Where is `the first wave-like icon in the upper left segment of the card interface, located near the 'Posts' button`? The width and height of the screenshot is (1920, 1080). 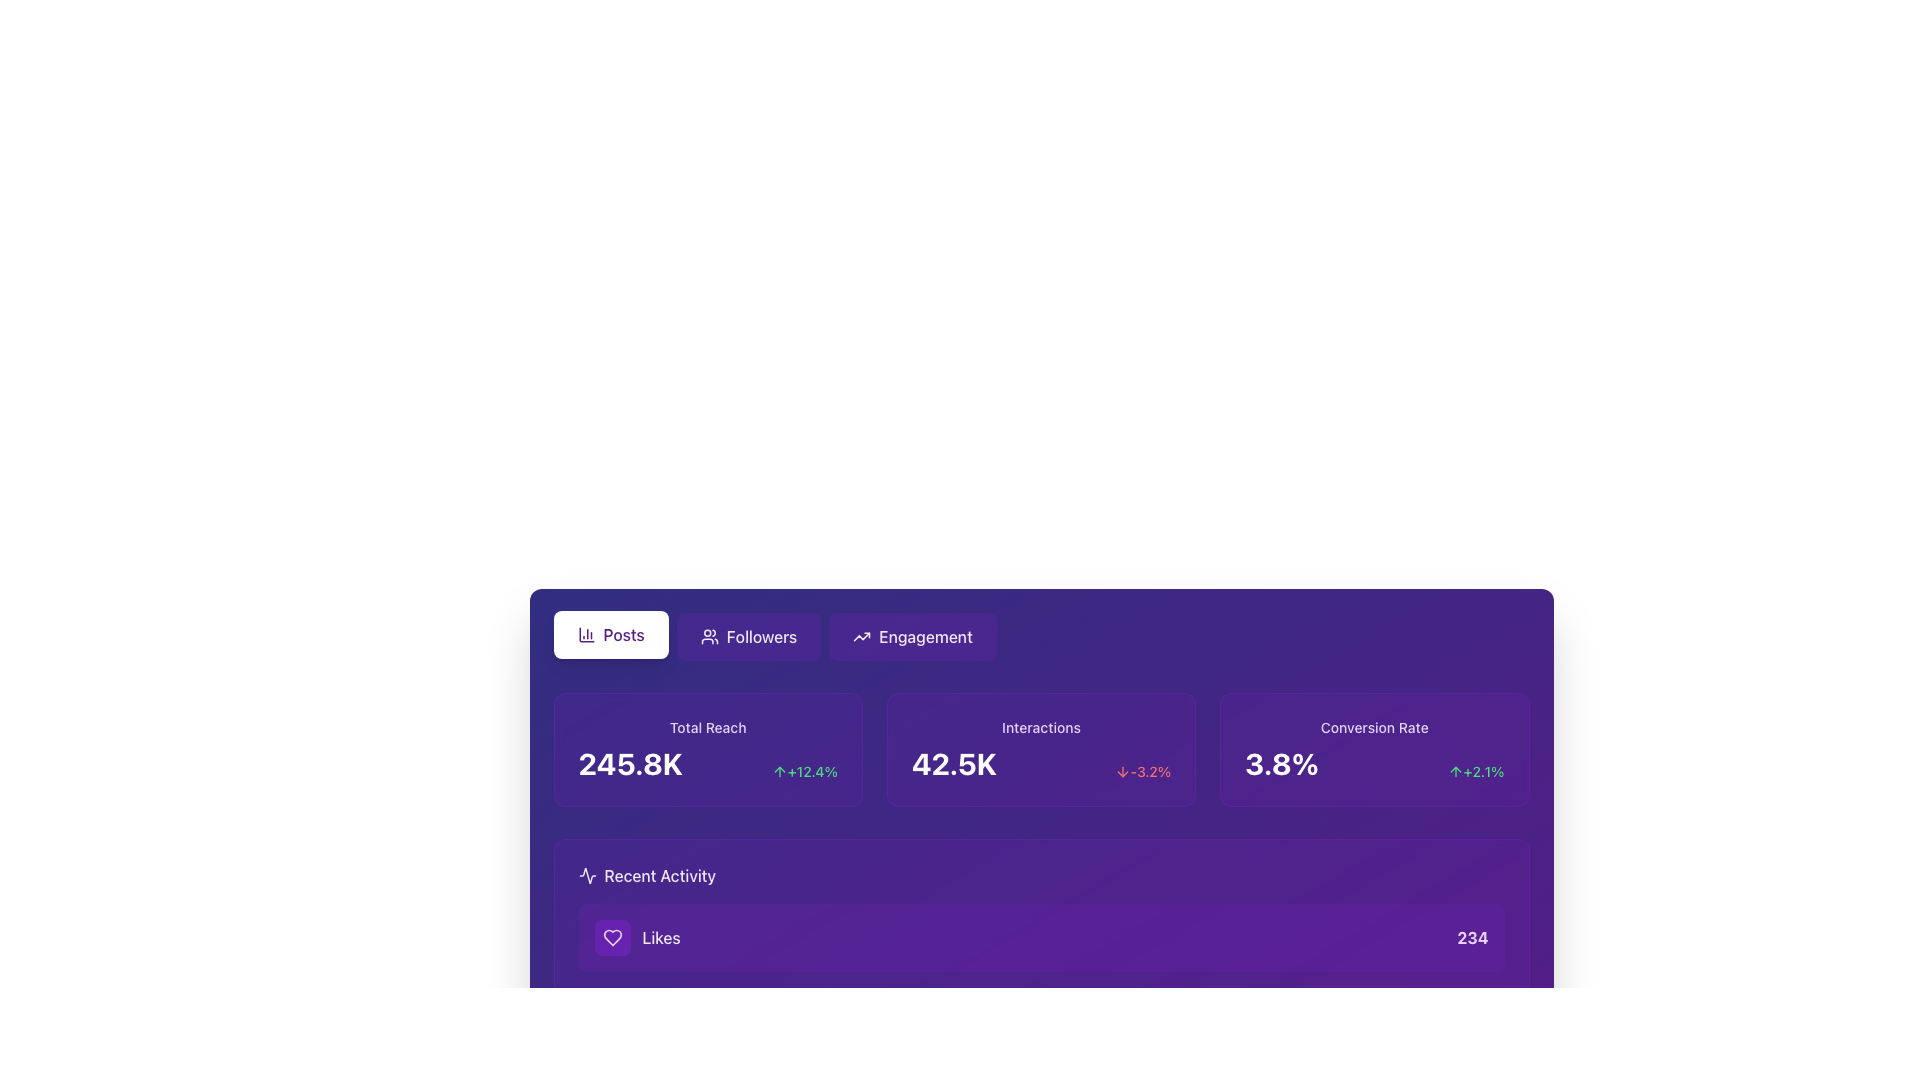
the first wave-like icon in the upper left segment of the card interface, located near the 'Posts' button is located at coordinates (586, 874).